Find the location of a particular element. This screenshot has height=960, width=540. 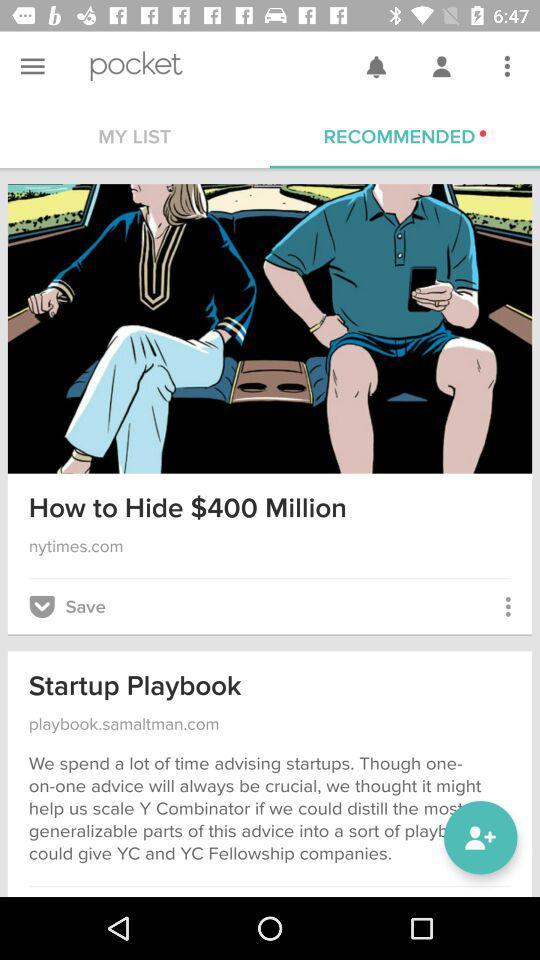

the follow icon is located at coordinates (479, 837).